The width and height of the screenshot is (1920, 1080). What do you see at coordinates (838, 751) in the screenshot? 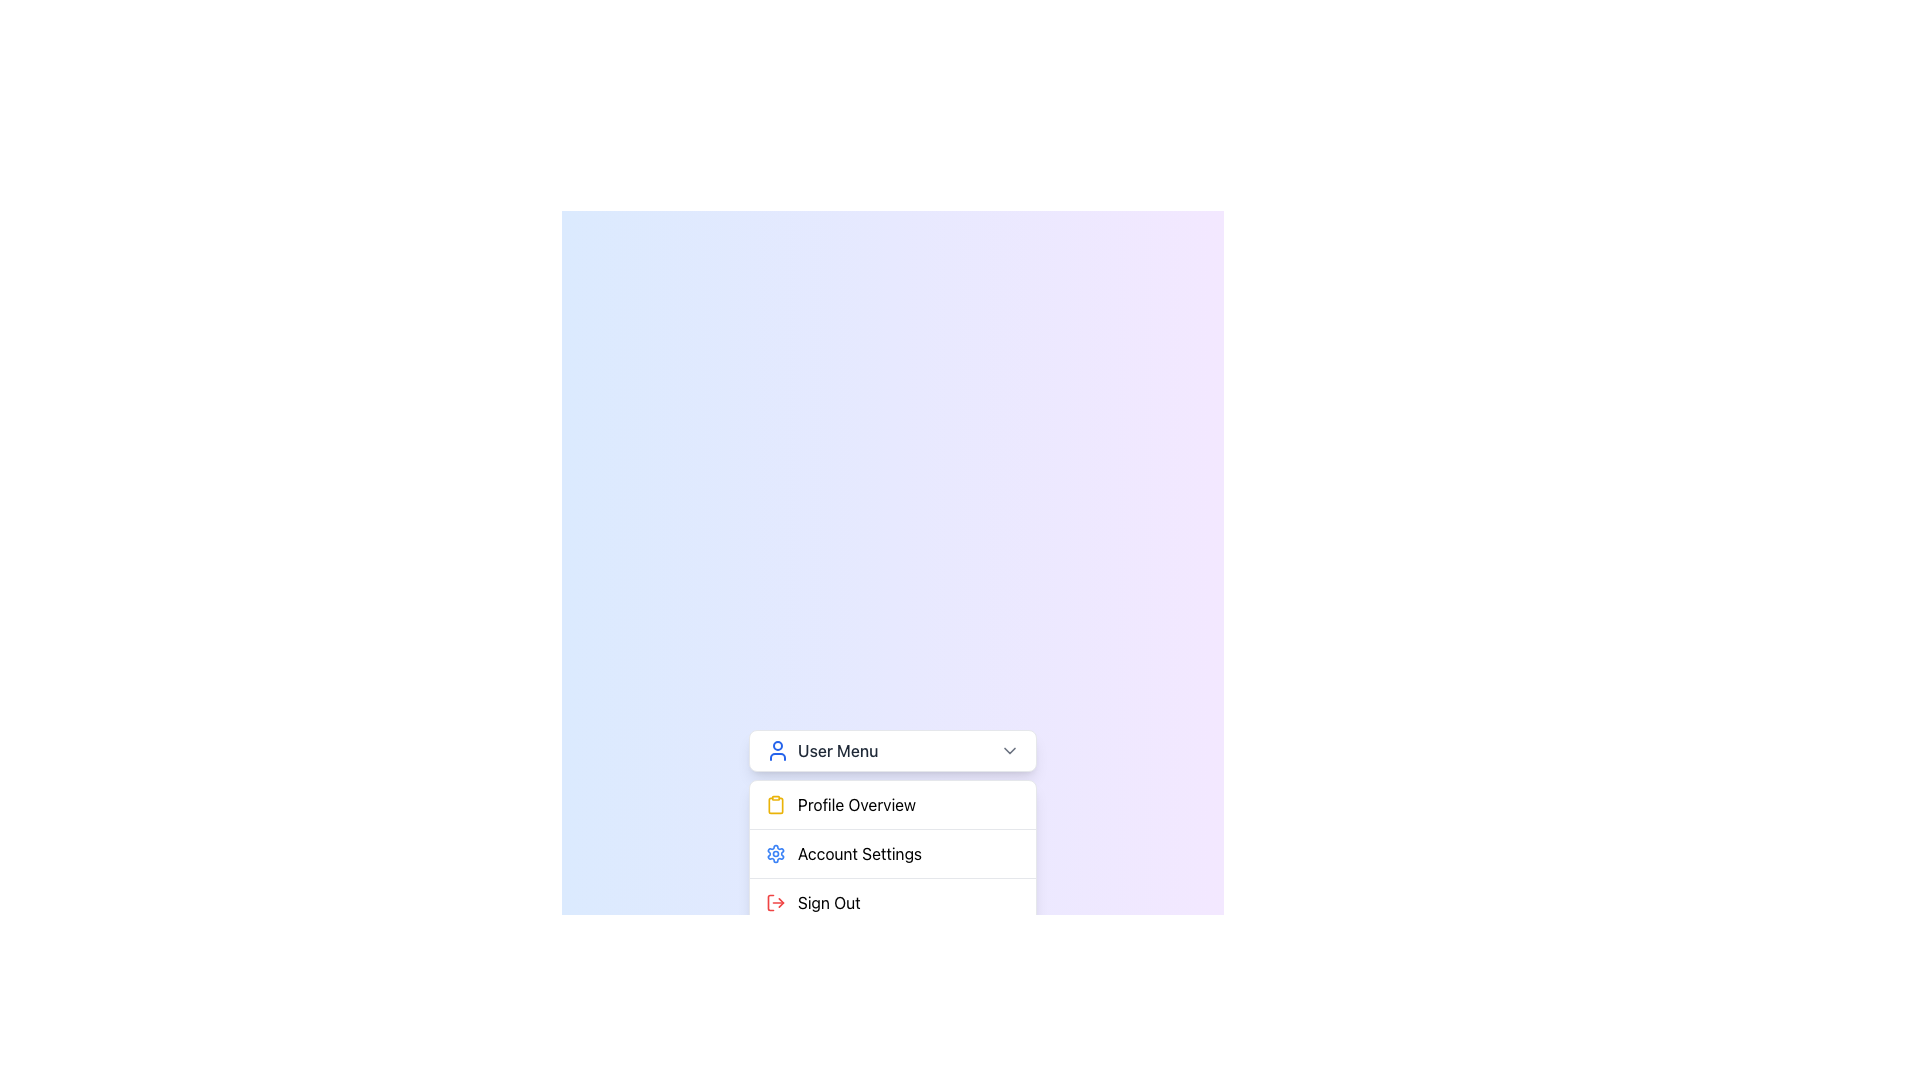
I see `text label 'User Menu' which is displayed in bold, medium-sized, gray-colored font, positioned centrally in the dropdown menu near the top center, second from the left of the blue user icon` at bounding box center [838, 751].